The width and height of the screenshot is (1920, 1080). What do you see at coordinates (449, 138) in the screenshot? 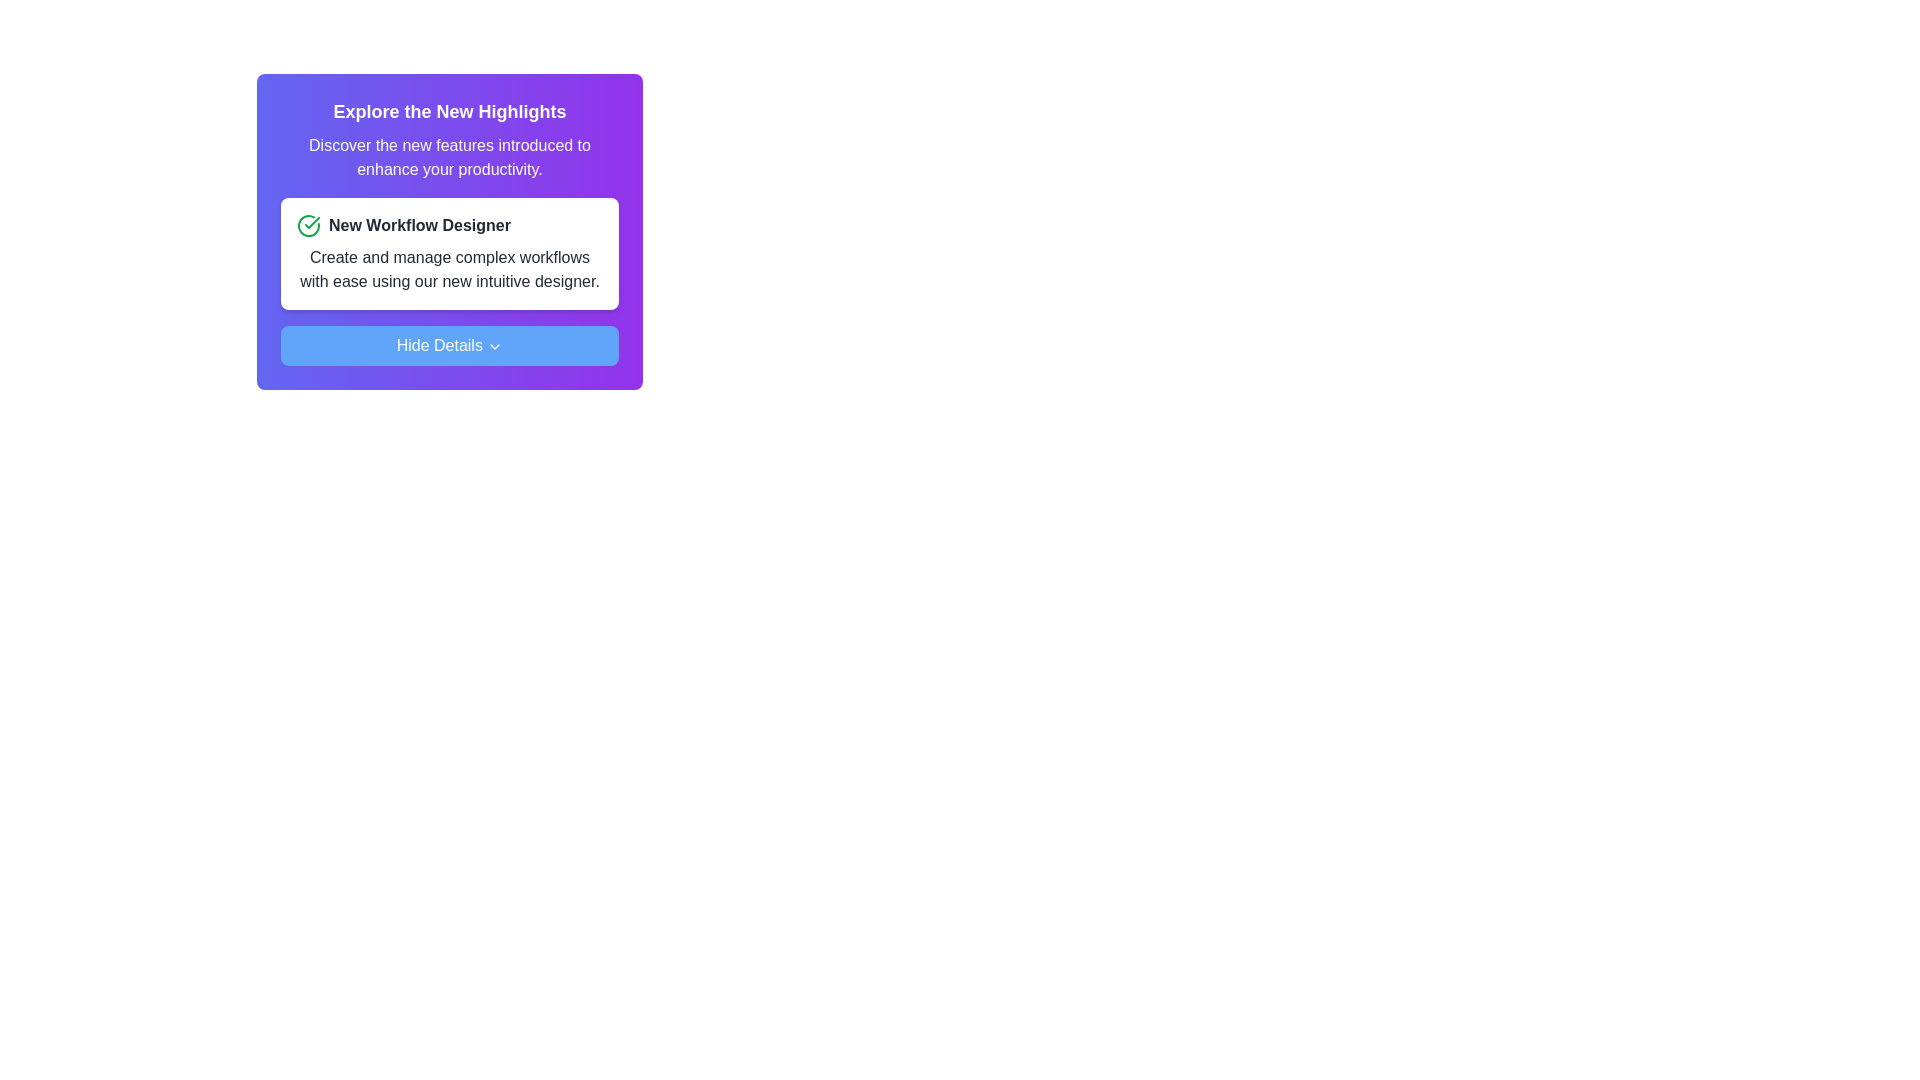
I see `the Static text block that serves as a header introducing new features in the vertically arranged card layout` at bounding box center [449, 138].